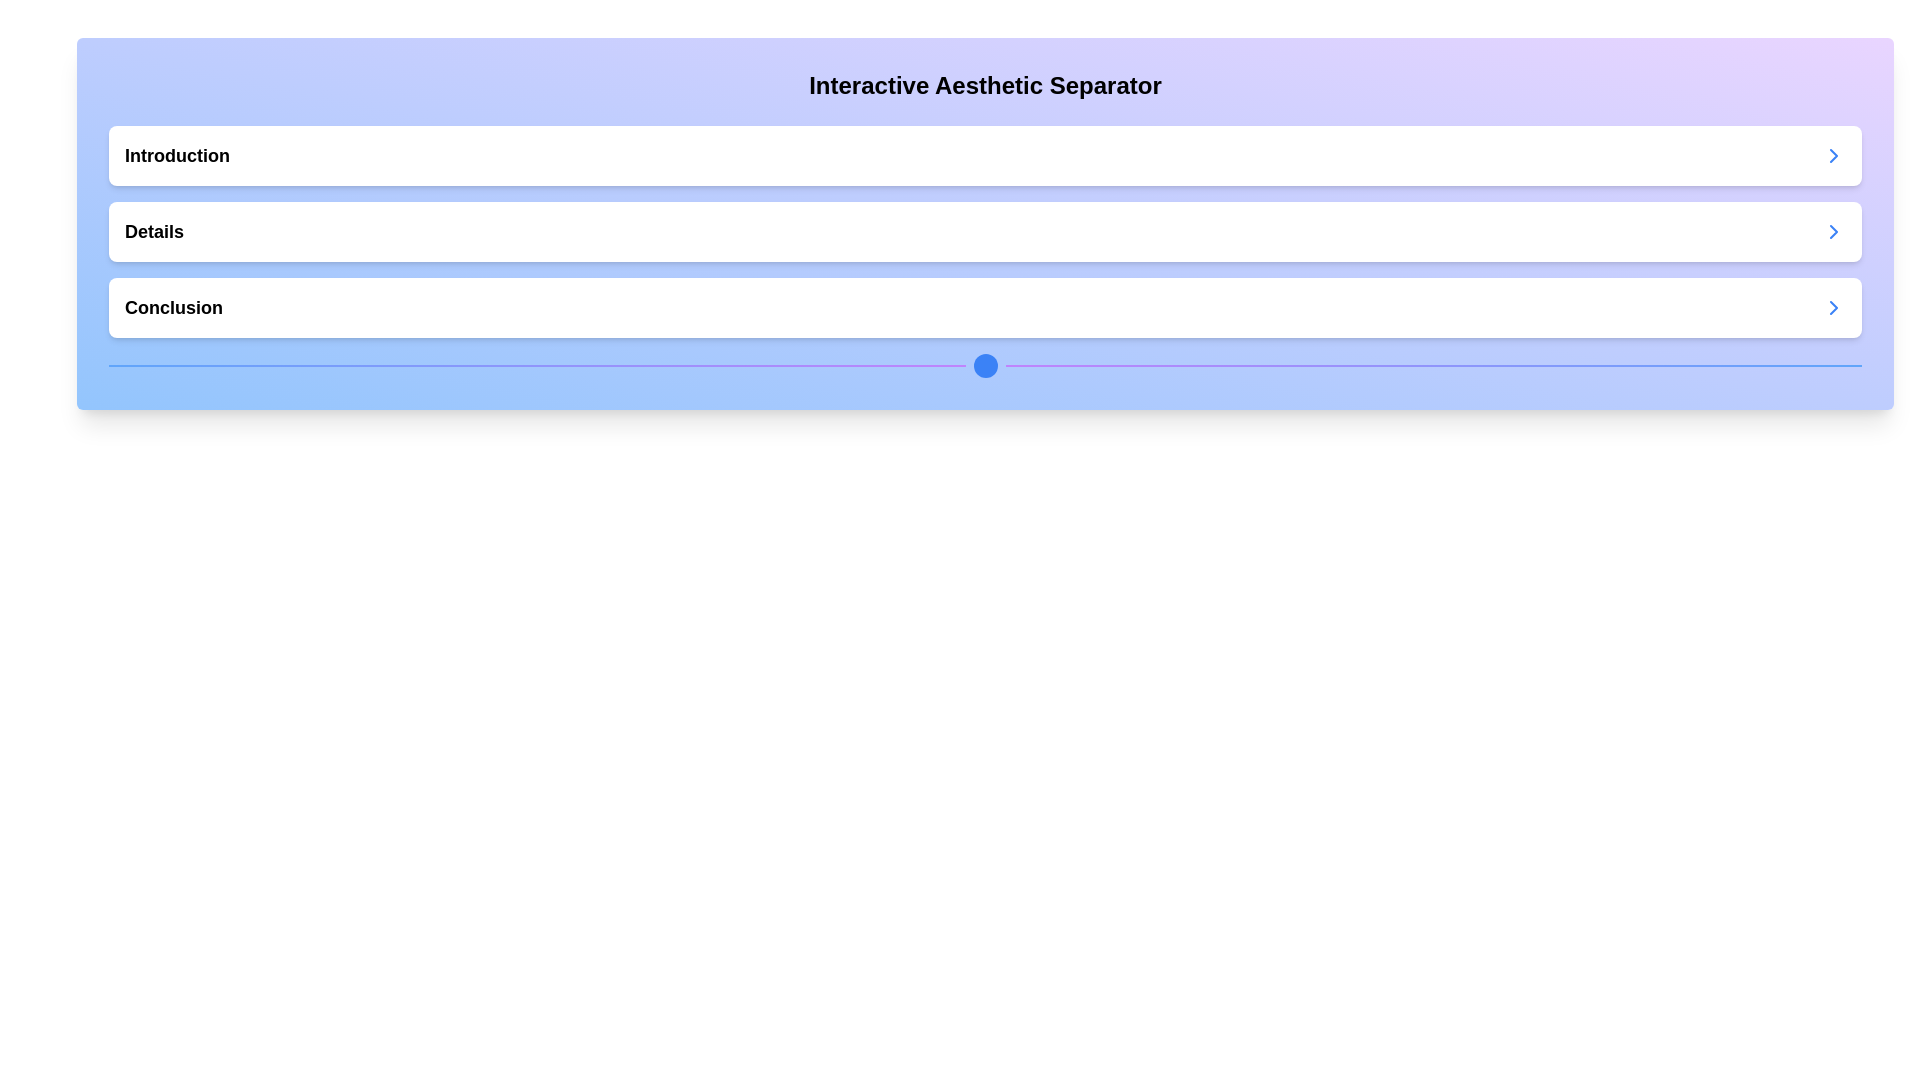 The height and width of the screenshot is (1080, 1920). I want to click on the blue rightward-pointing chevron icon located on the far right of the second row labeled 'Details' in the expandable section of the interface, so click(1833, 230).